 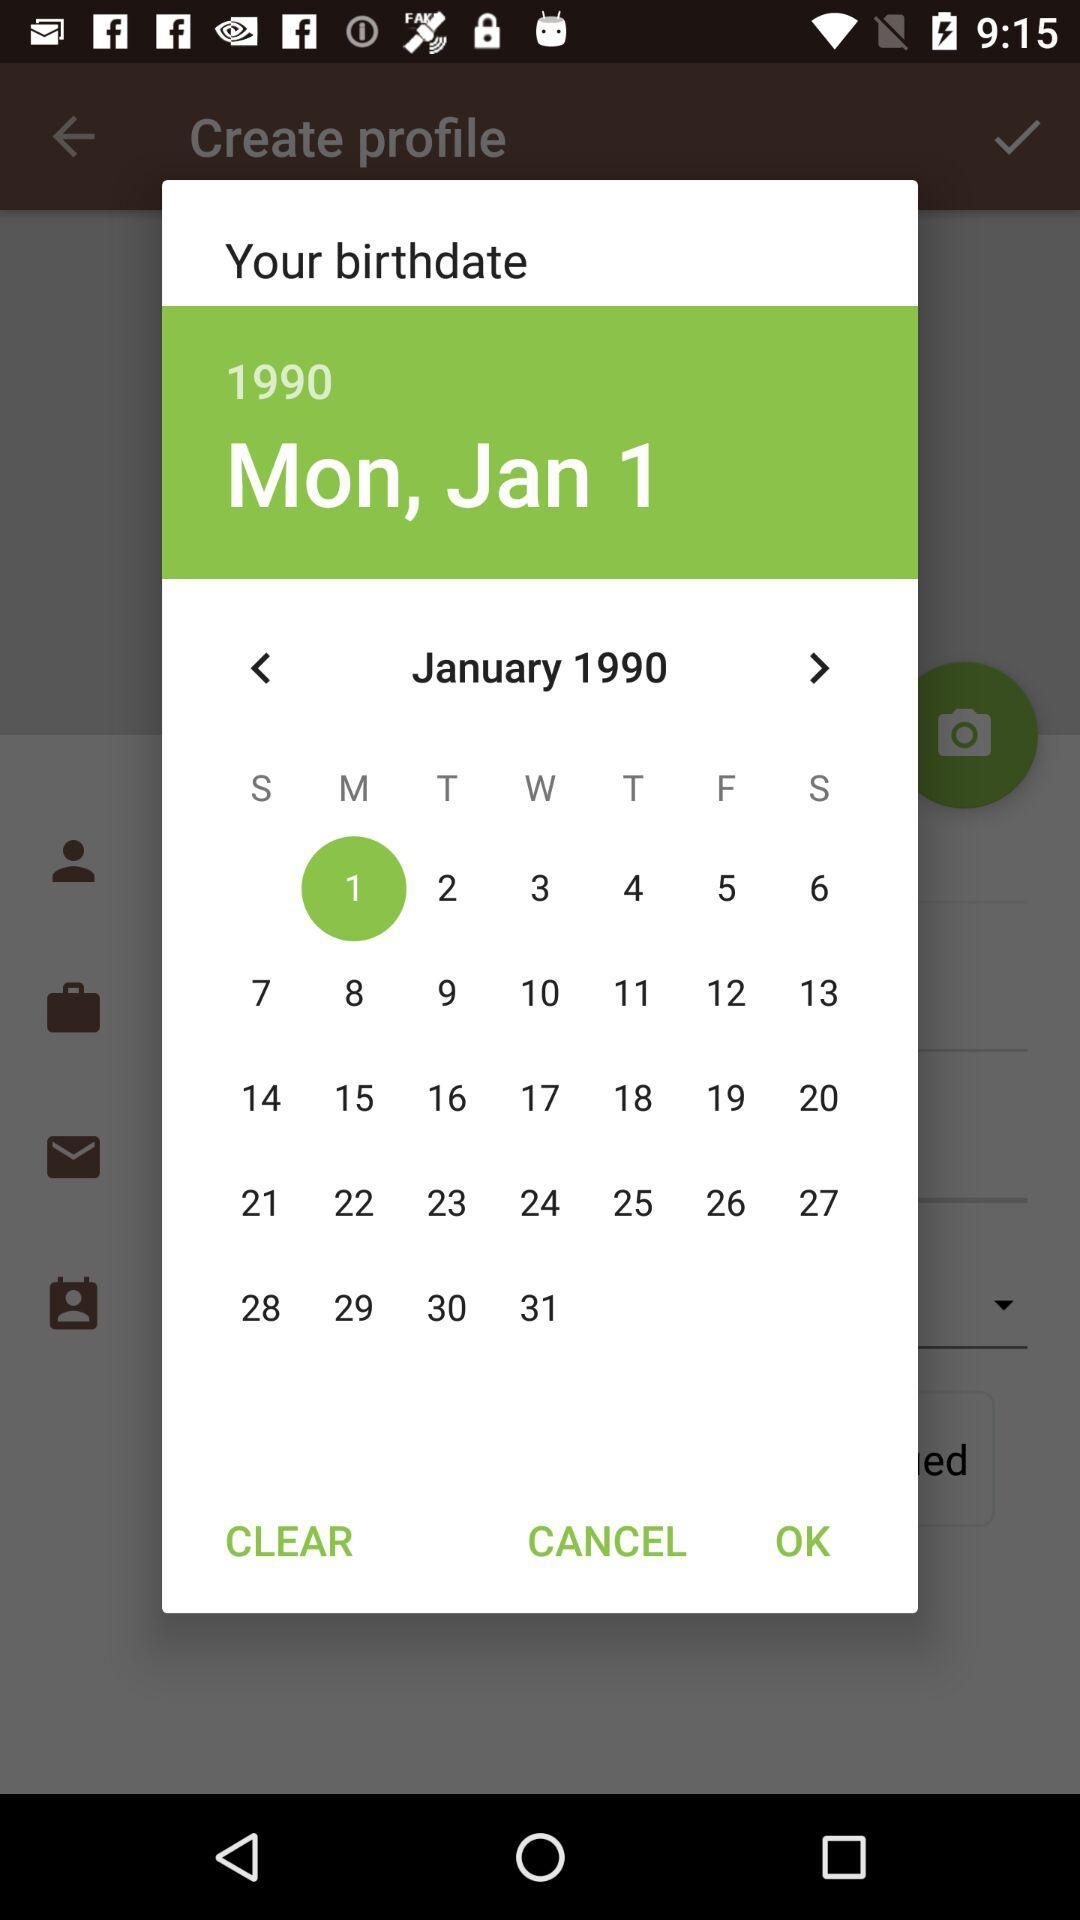 What do you see at coordinates (289, 1538) in the screenshot?
I see `clear item` at bounding box center [289, 1538].